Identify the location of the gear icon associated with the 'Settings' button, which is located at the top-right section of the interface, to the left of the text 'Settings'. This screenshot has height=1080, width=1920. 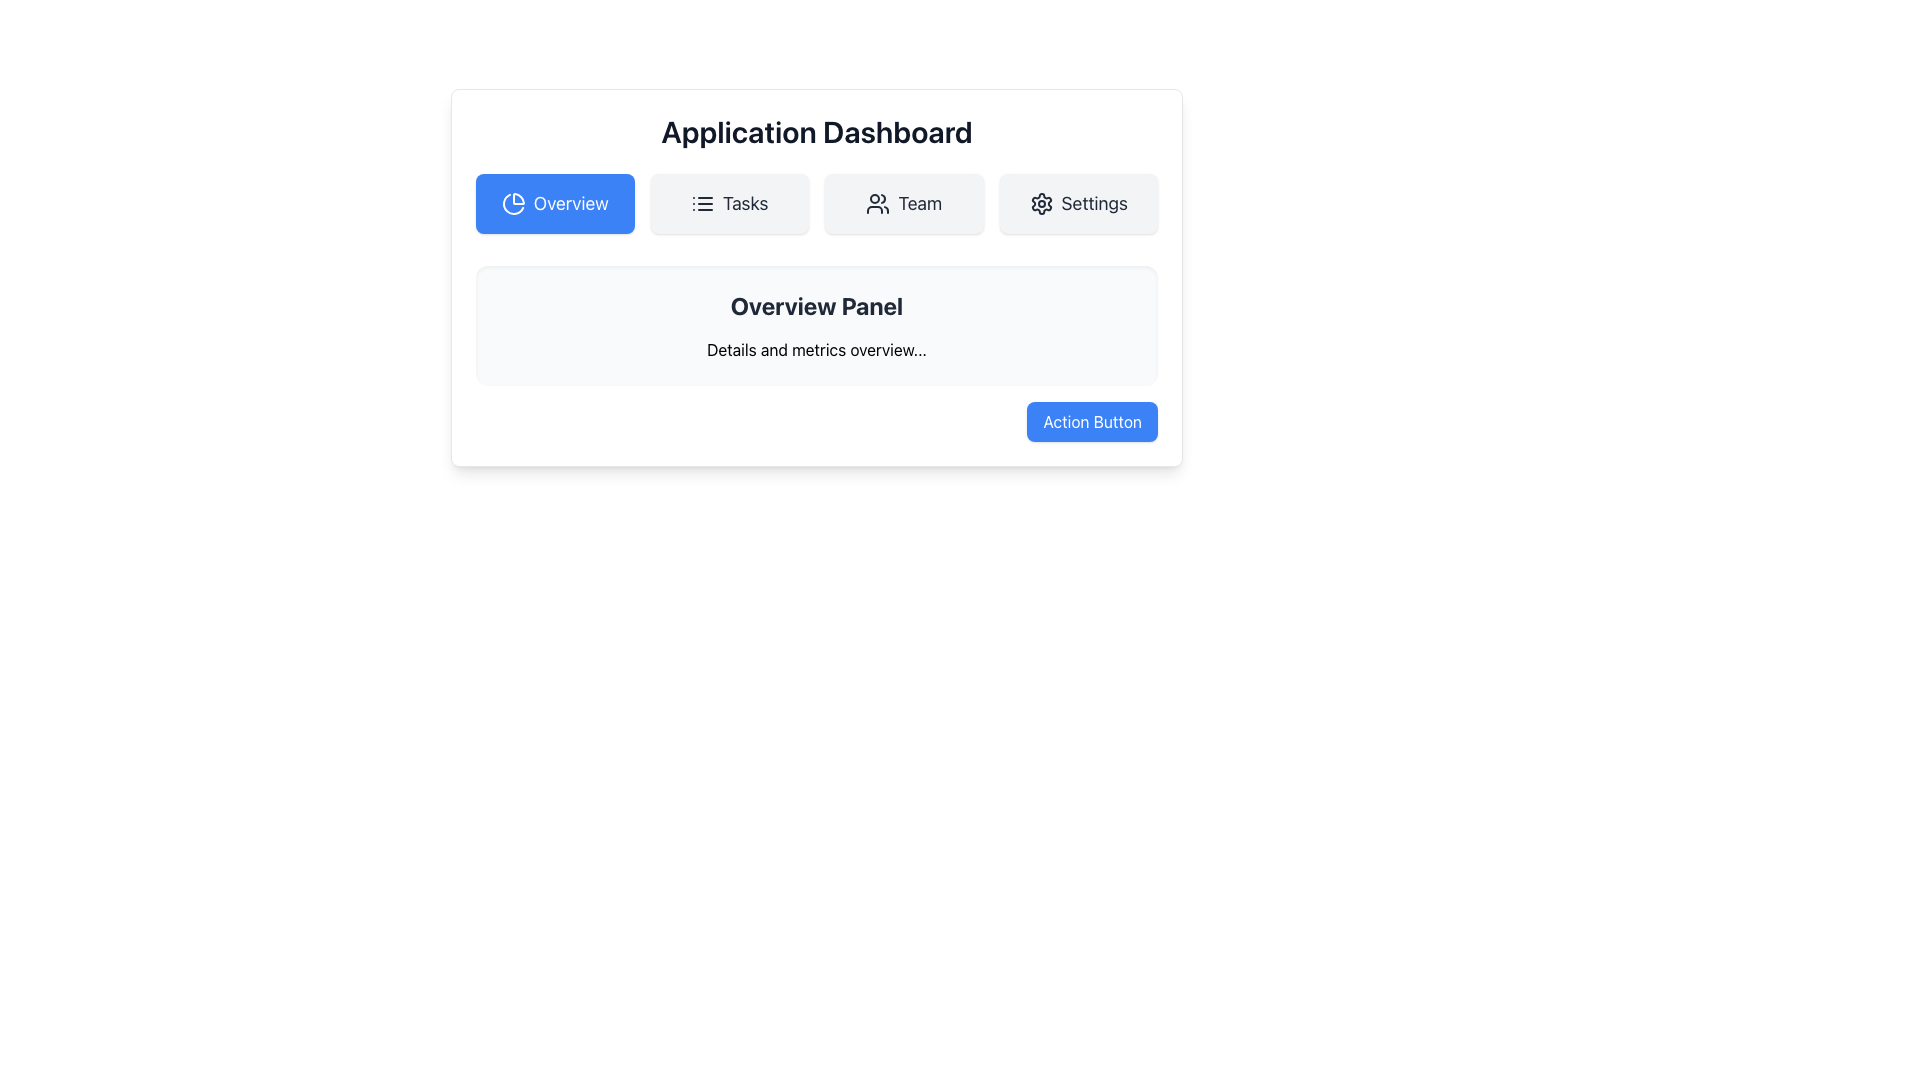
(1040, 204).